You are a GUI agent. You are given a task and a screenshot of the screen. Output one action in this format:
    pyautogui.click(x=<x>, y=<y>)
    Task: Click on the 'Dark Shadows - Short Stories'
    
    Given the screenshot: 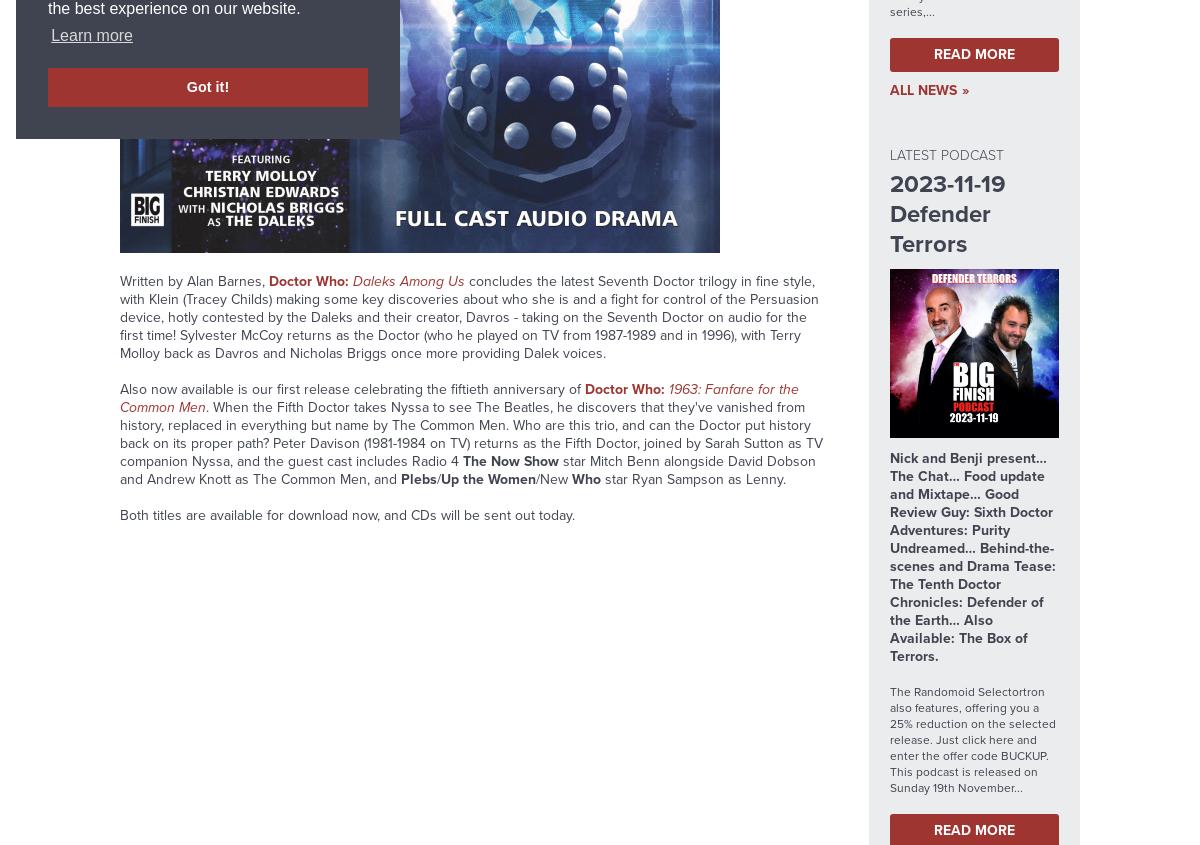 What is the action you would take?
    pyautogui.click(x=446, y=195)
    